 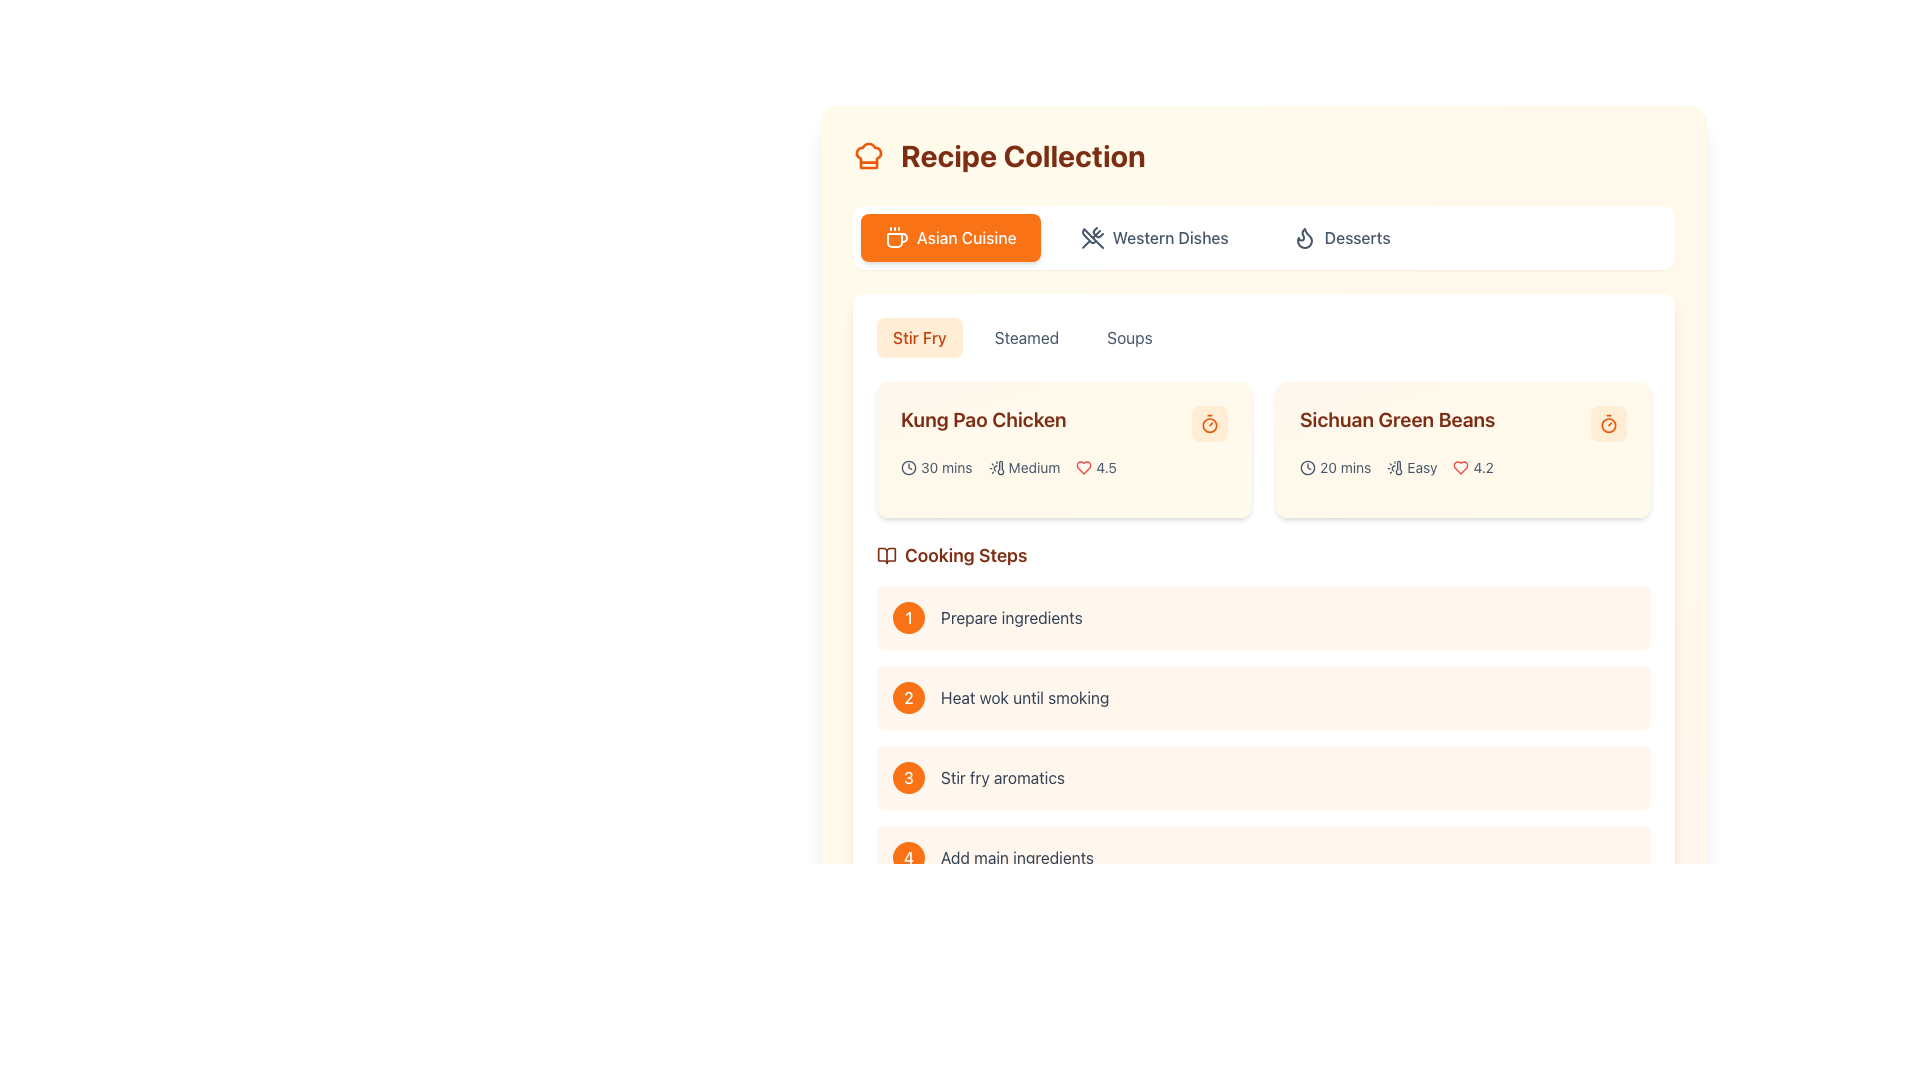 What do you see at coordinates (1461, 467) in the screenshot?
I see `the first icon in the rating display section of the 'Sichuan Green Beans' card, which visually indicates the user's affinity or rating` at bounding box center [1461, 467].